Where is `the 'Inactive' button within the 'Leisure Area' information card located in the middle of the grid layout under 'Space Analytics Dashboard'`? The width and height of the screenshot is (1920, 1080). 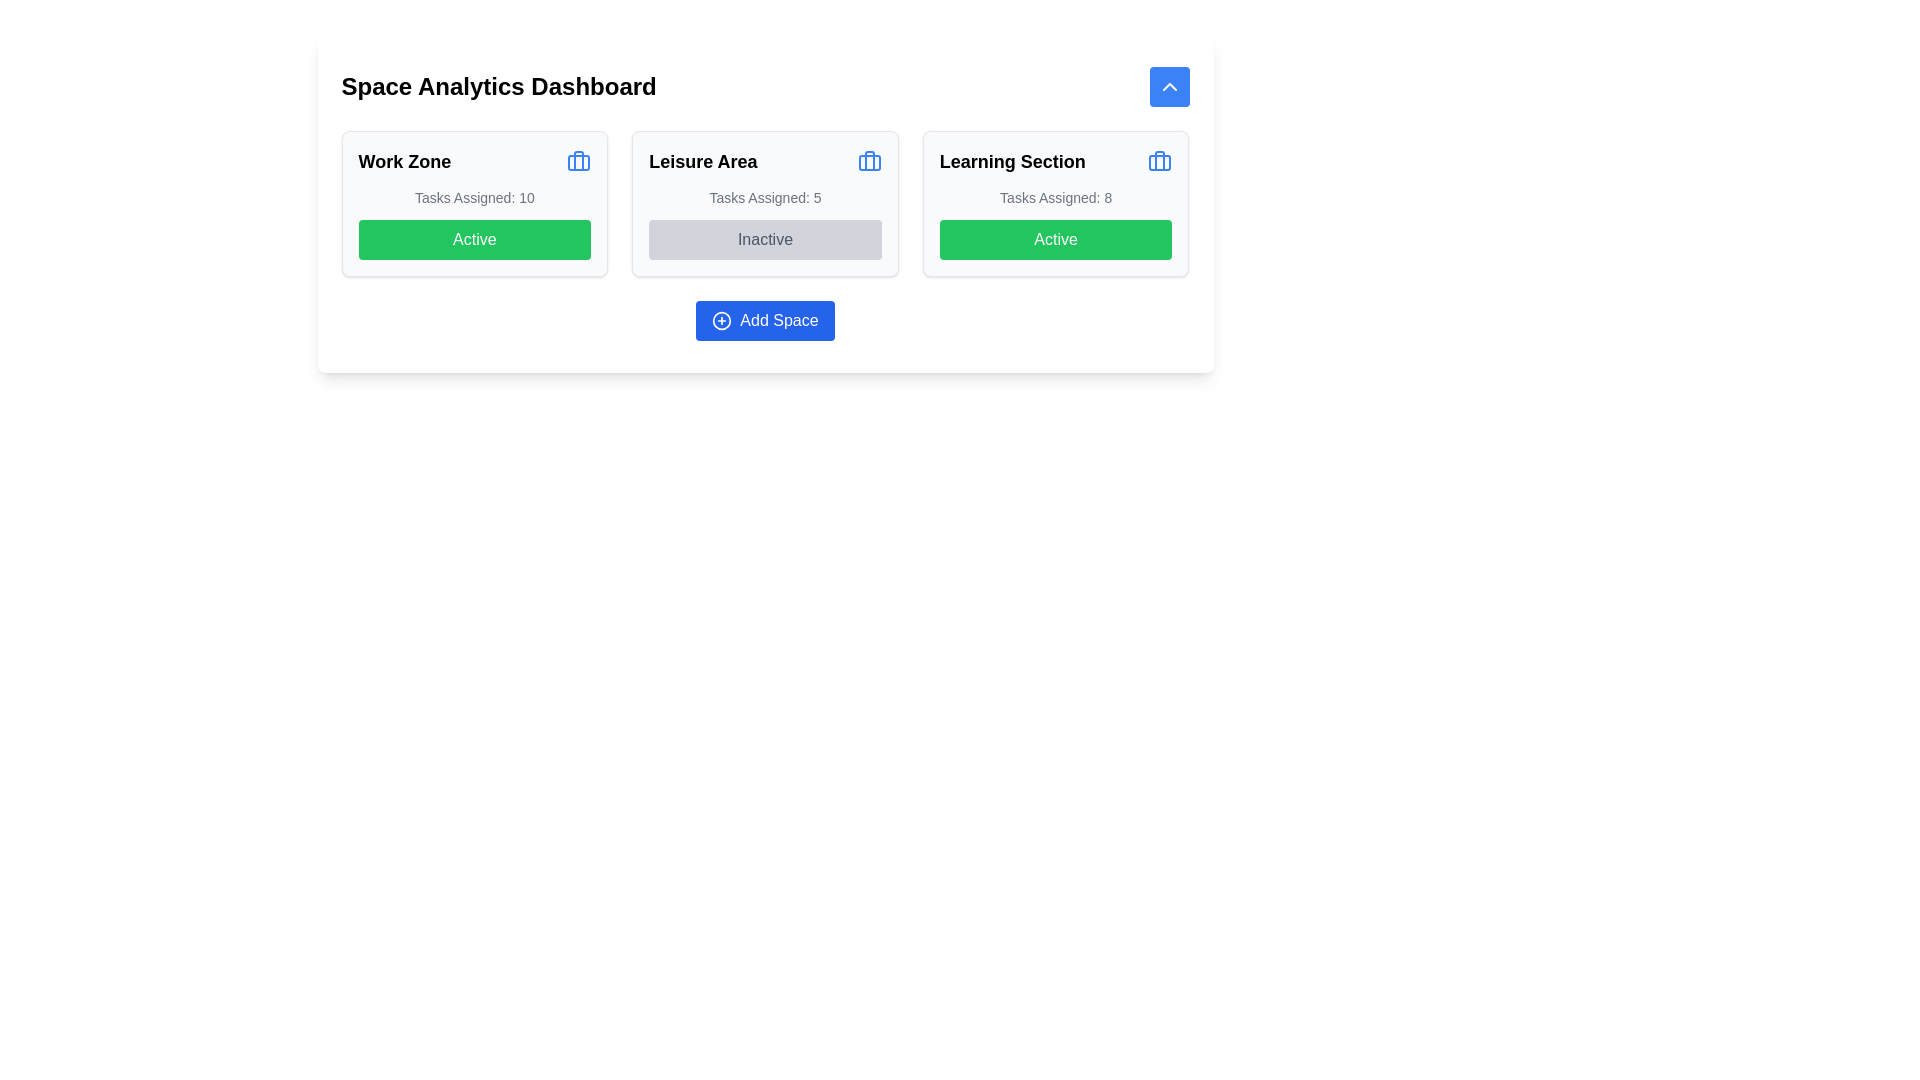 the 'Inactive' button within the 'Leisure Area' information card located in the middle of the grid layout under 'Space Analytics Dashboard' is located at coordinates (764, 204).